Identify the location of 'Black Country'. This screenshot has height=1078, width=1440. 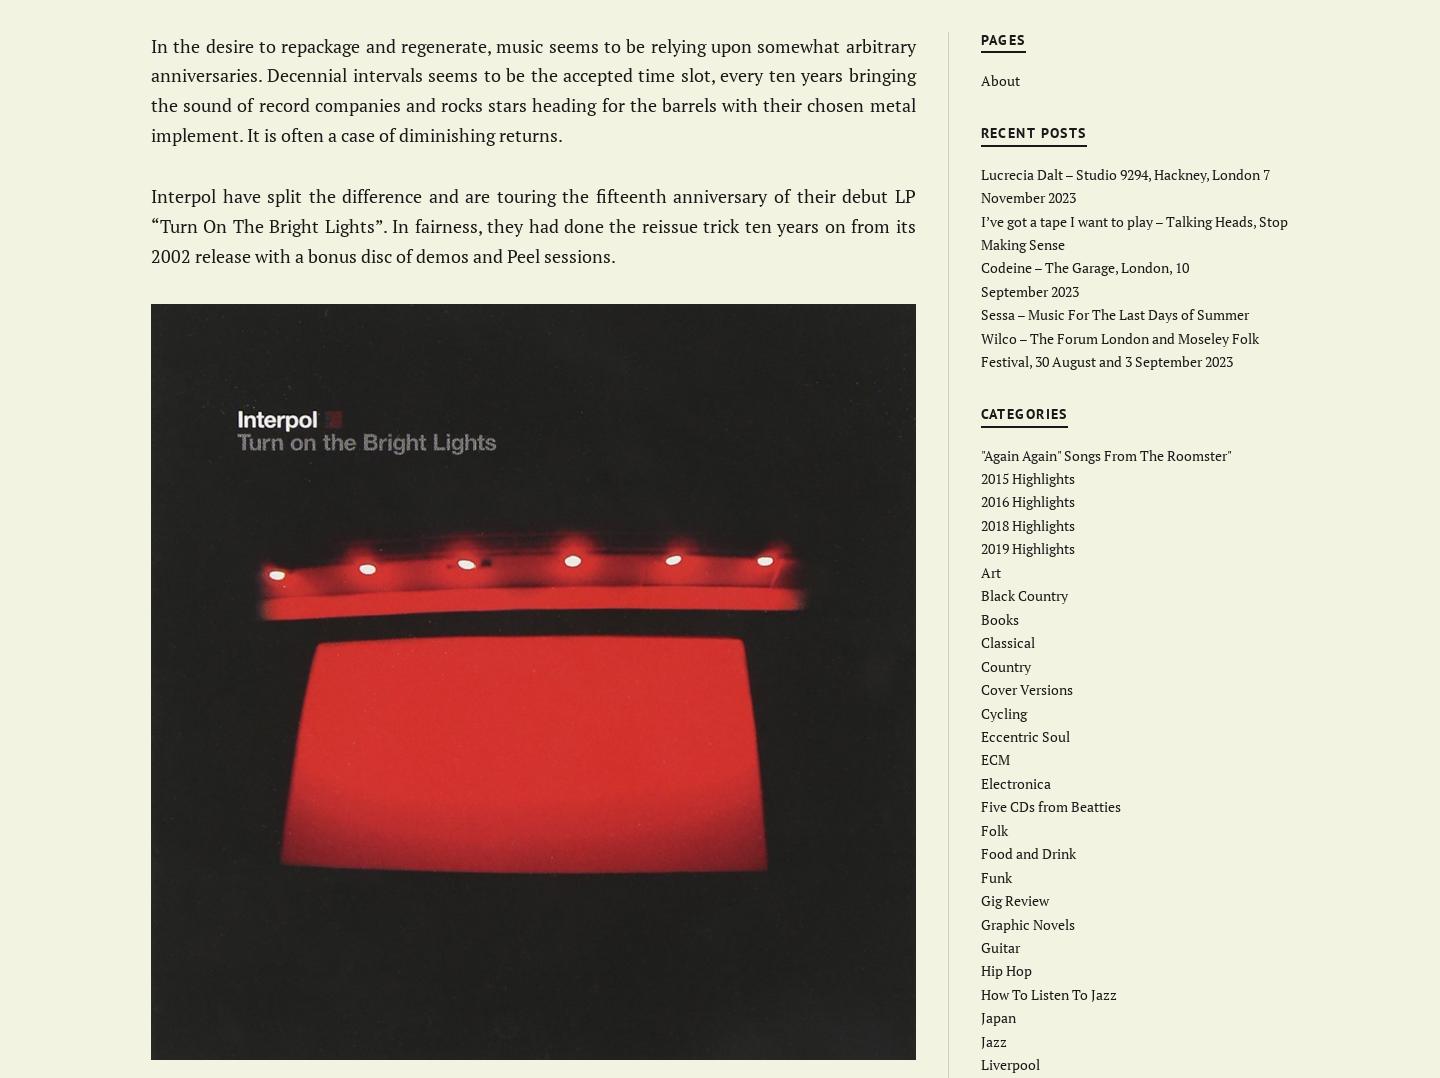
(1023, 595).